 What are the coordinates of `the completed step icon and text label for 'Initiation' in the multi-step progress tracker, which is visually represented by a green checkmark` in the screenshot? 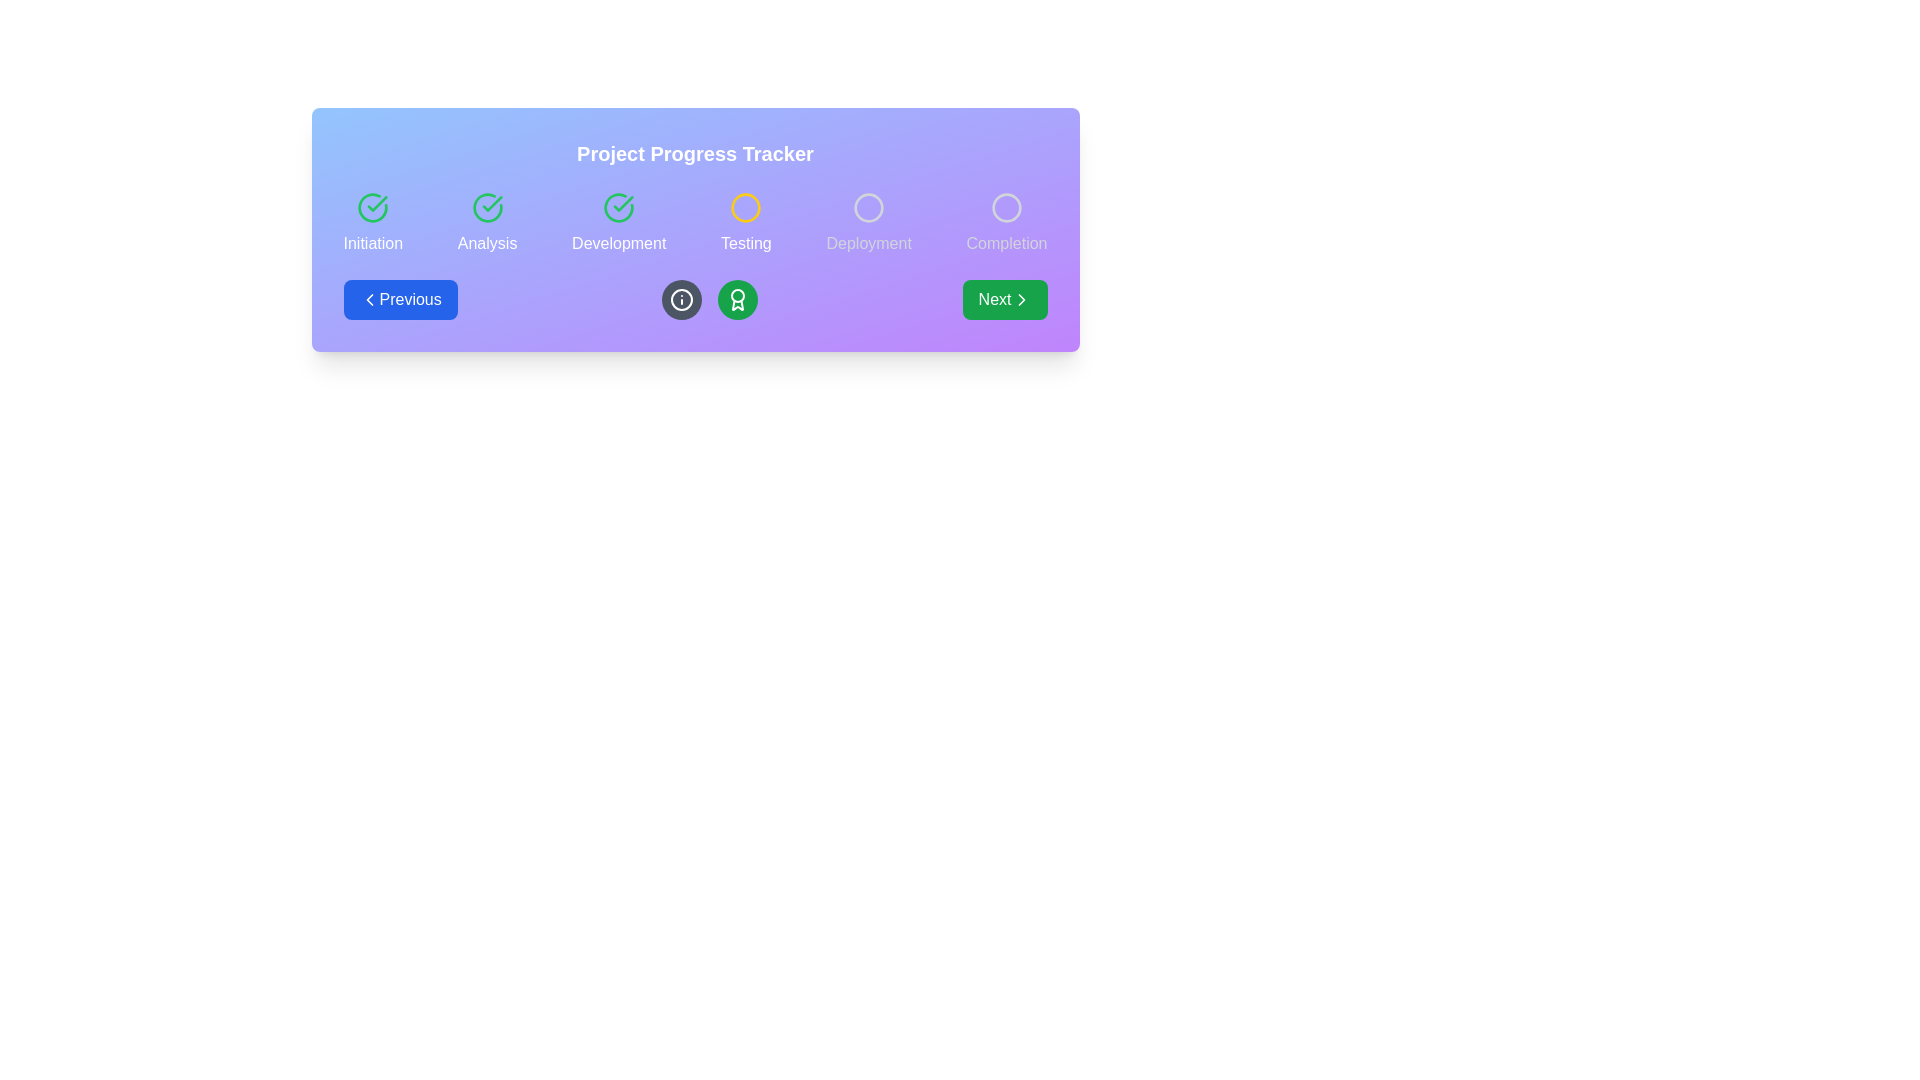 It's located at (373, 223).